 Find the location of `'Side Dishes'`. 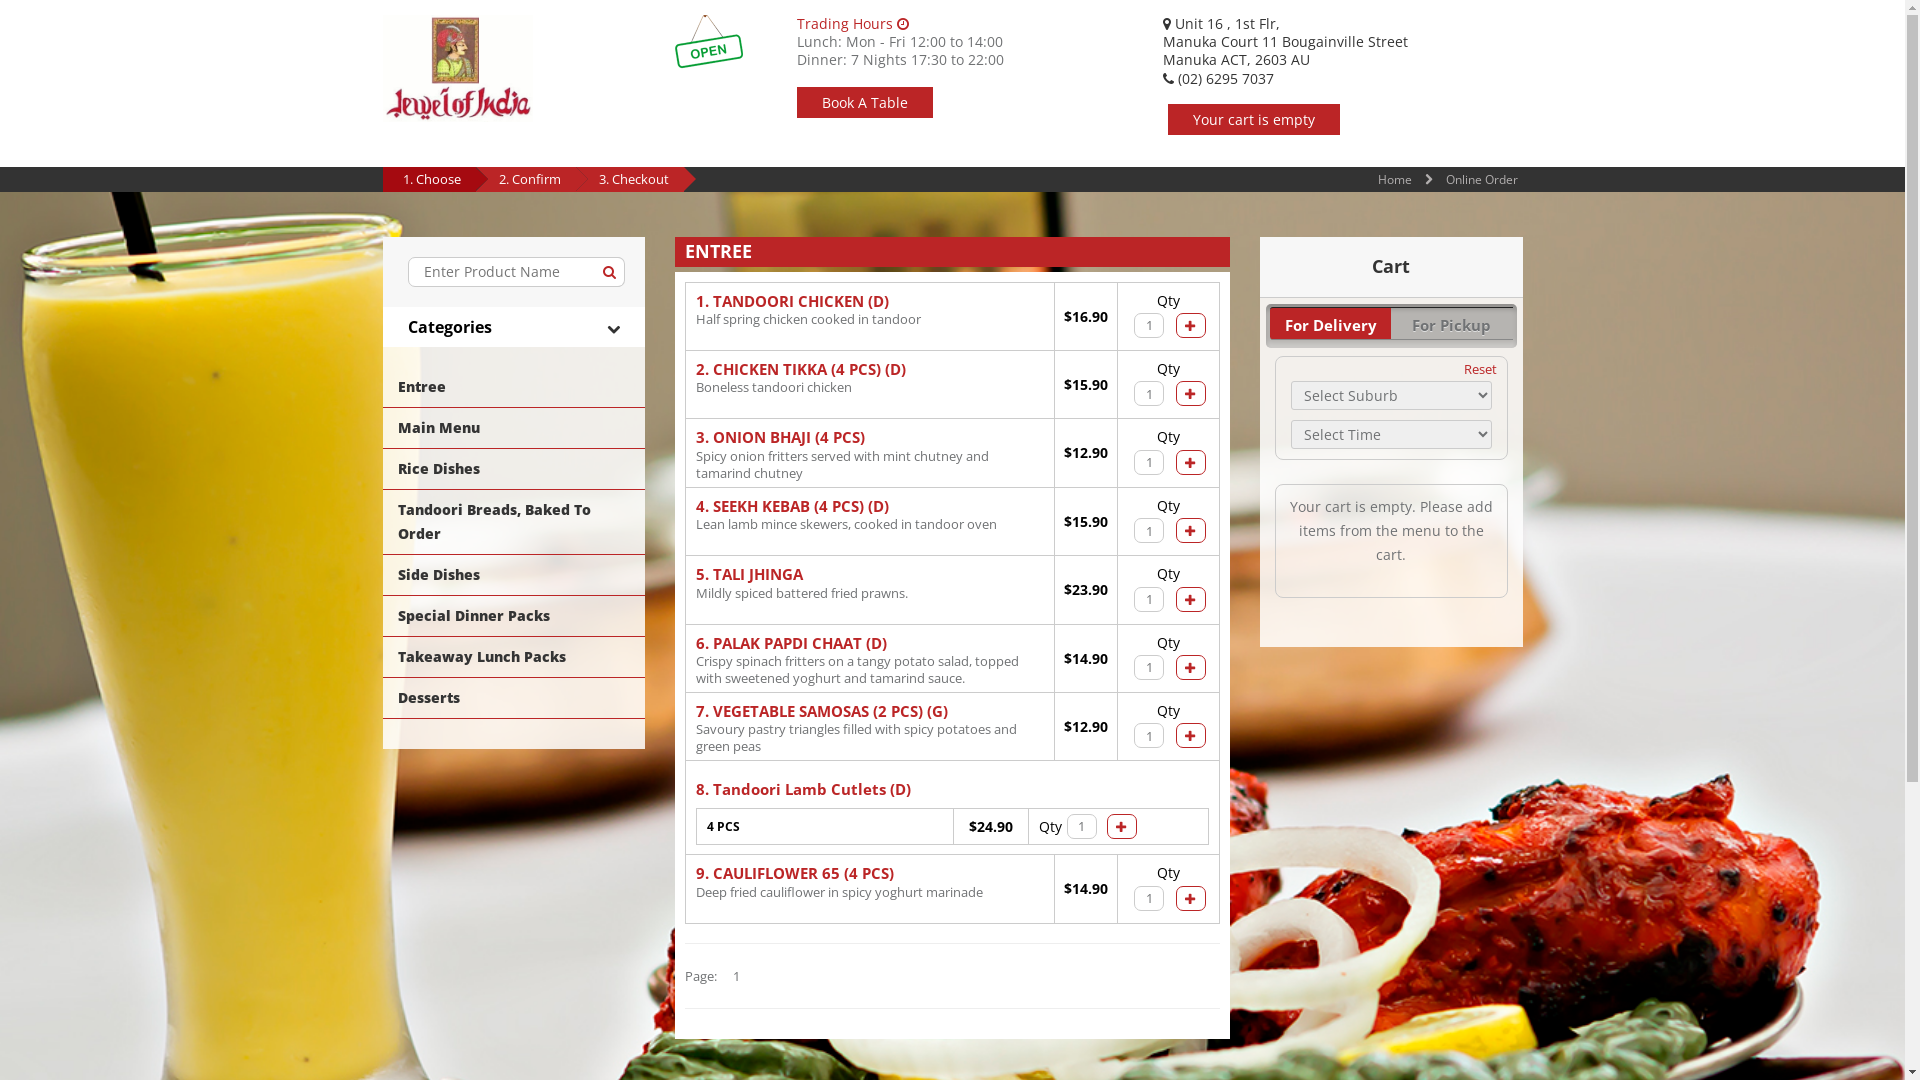

'Side Dishes' is located at coordinates (513, 574).